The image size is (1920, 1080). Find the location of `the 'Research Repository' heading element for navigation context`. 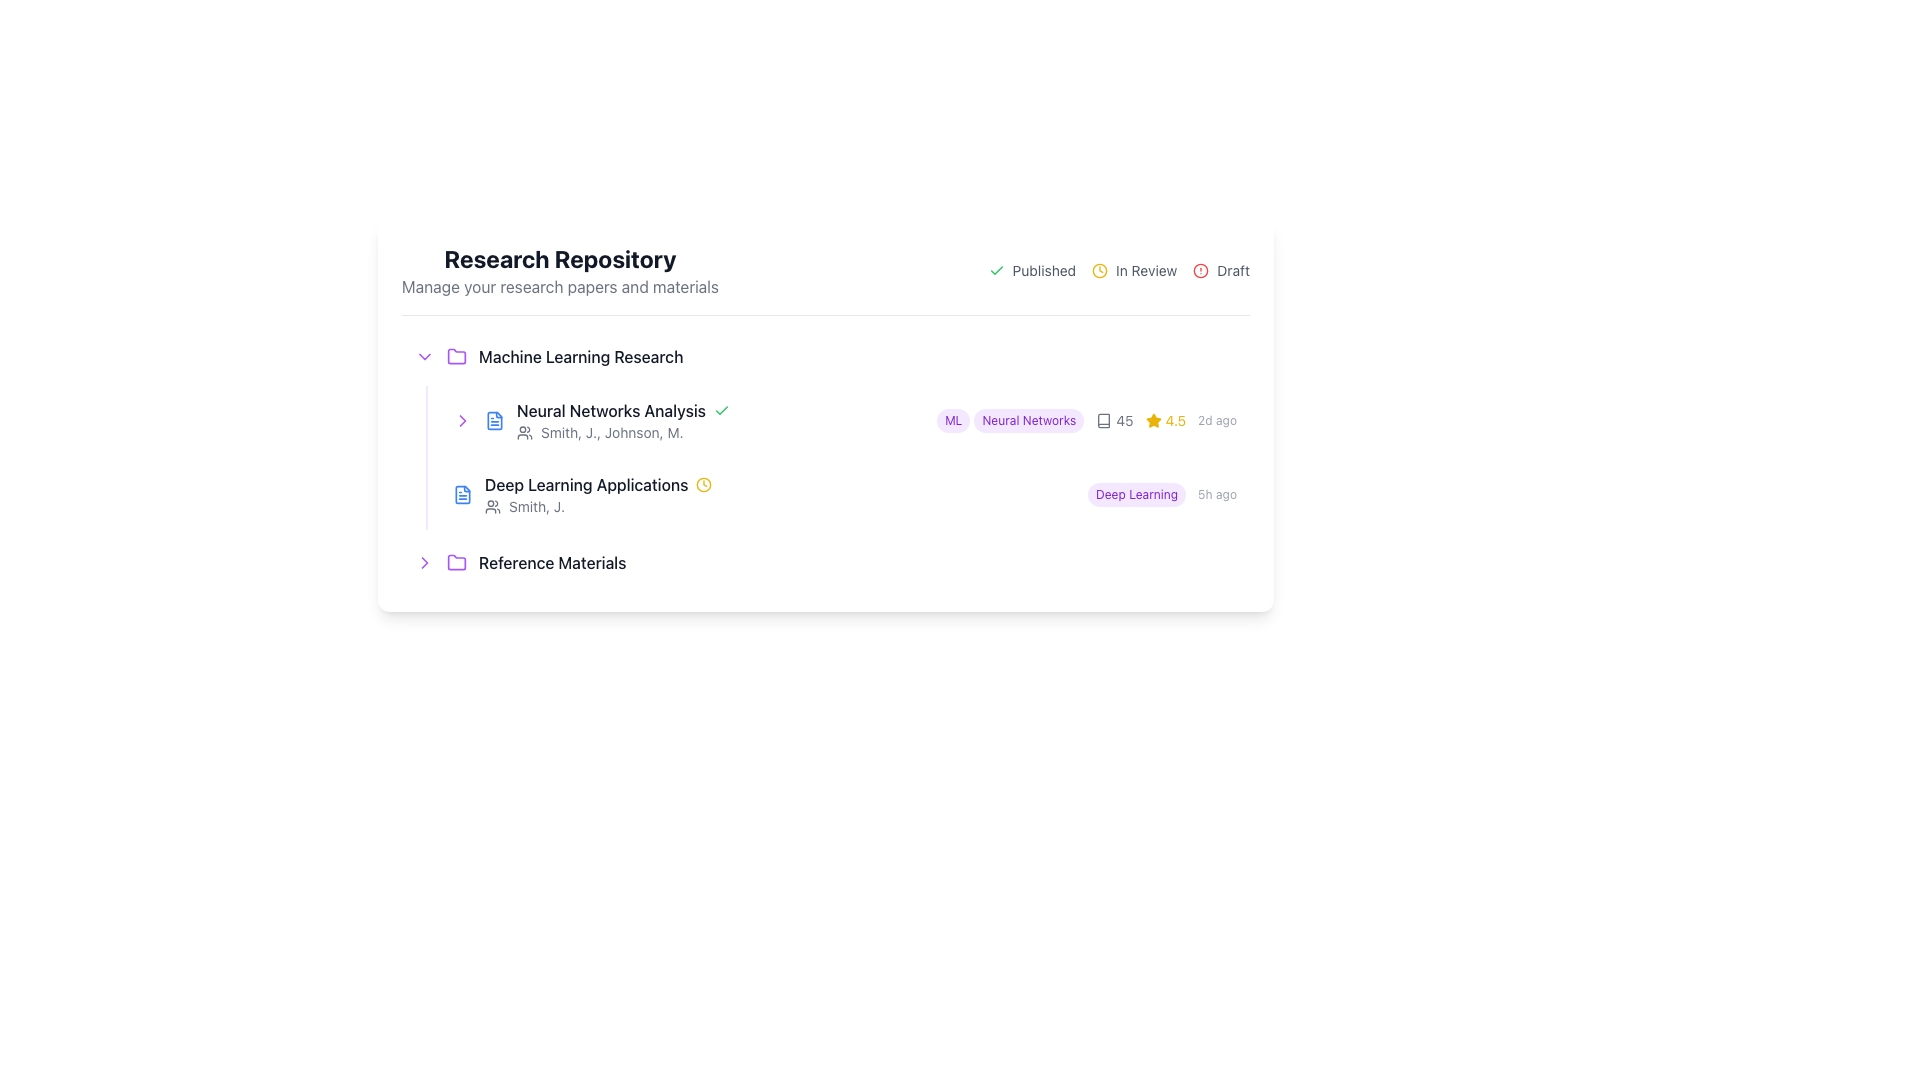

the 'Research Repository' heading element for navigation context is located at coordinates (560, 270).